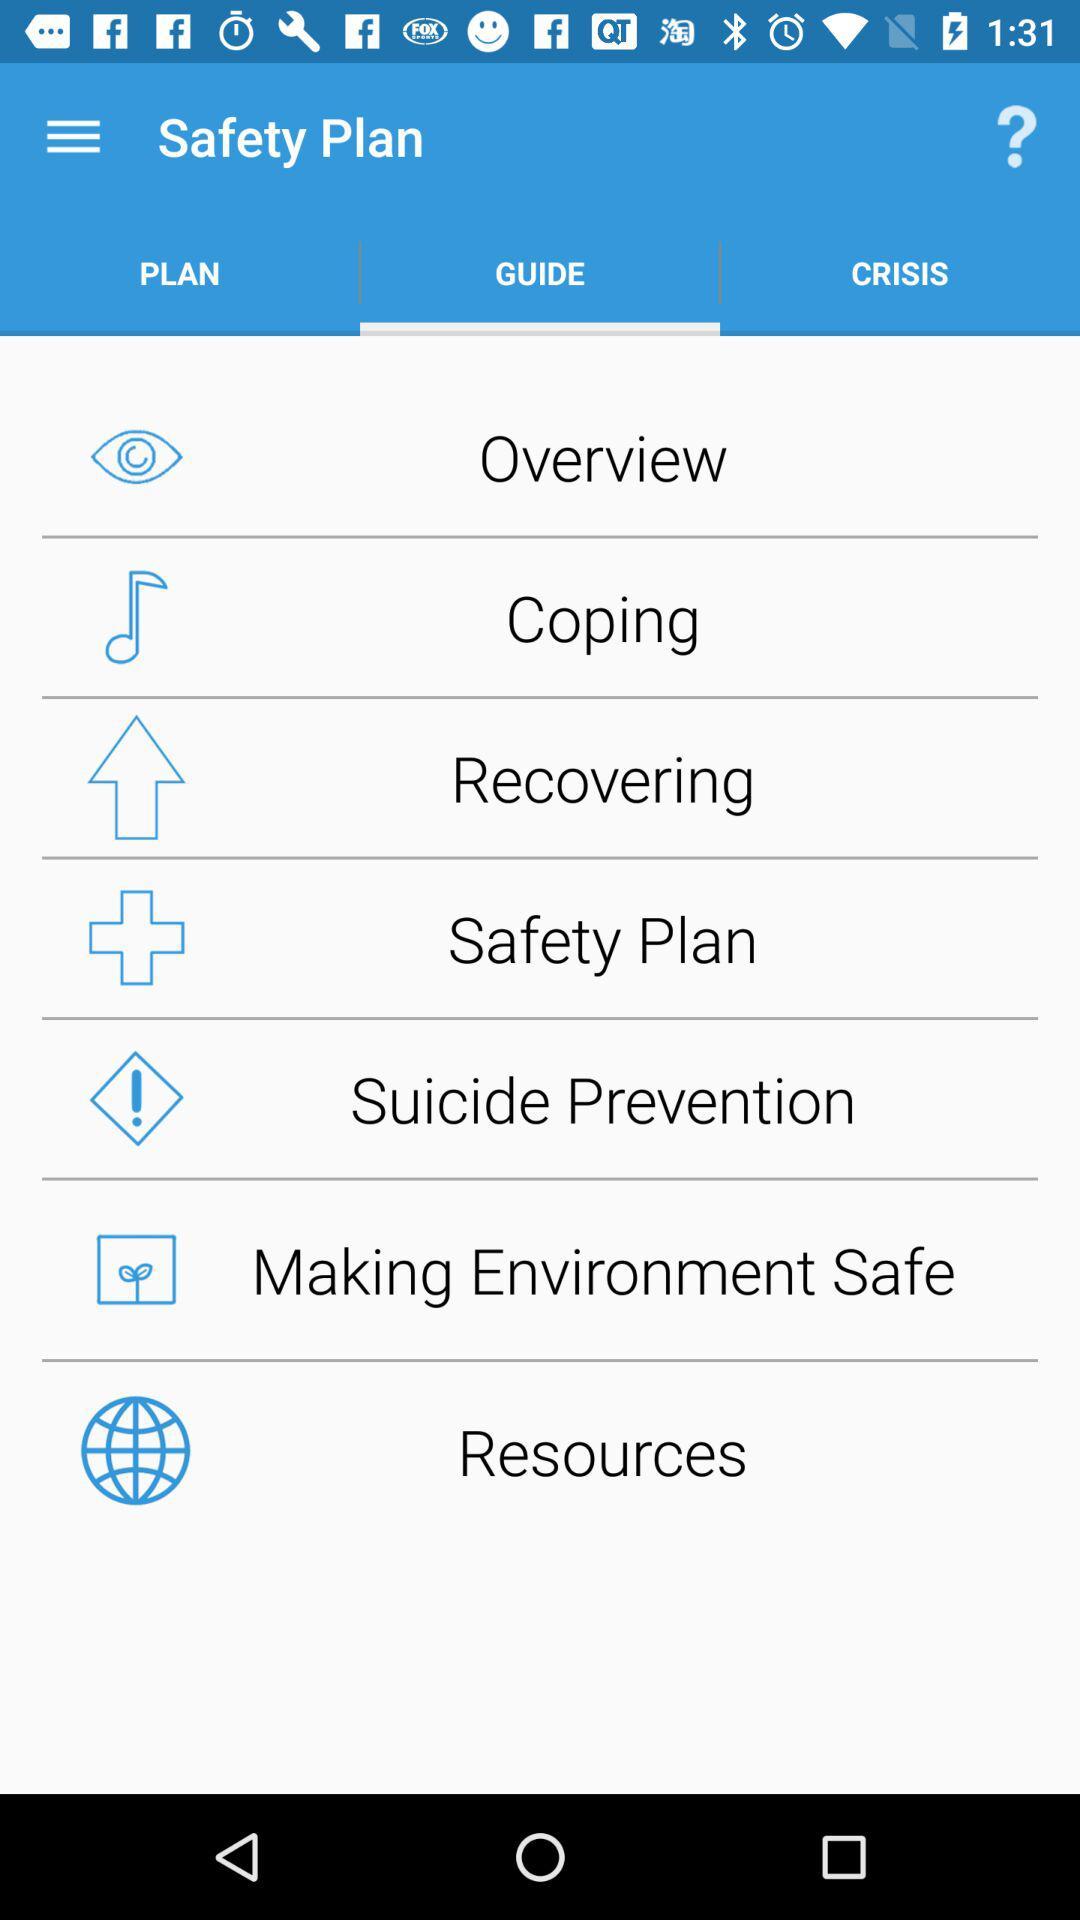 Image resolution: width=1080 pixels, height=1920 pixels. I want to click on recovering button, so click(540, 776).